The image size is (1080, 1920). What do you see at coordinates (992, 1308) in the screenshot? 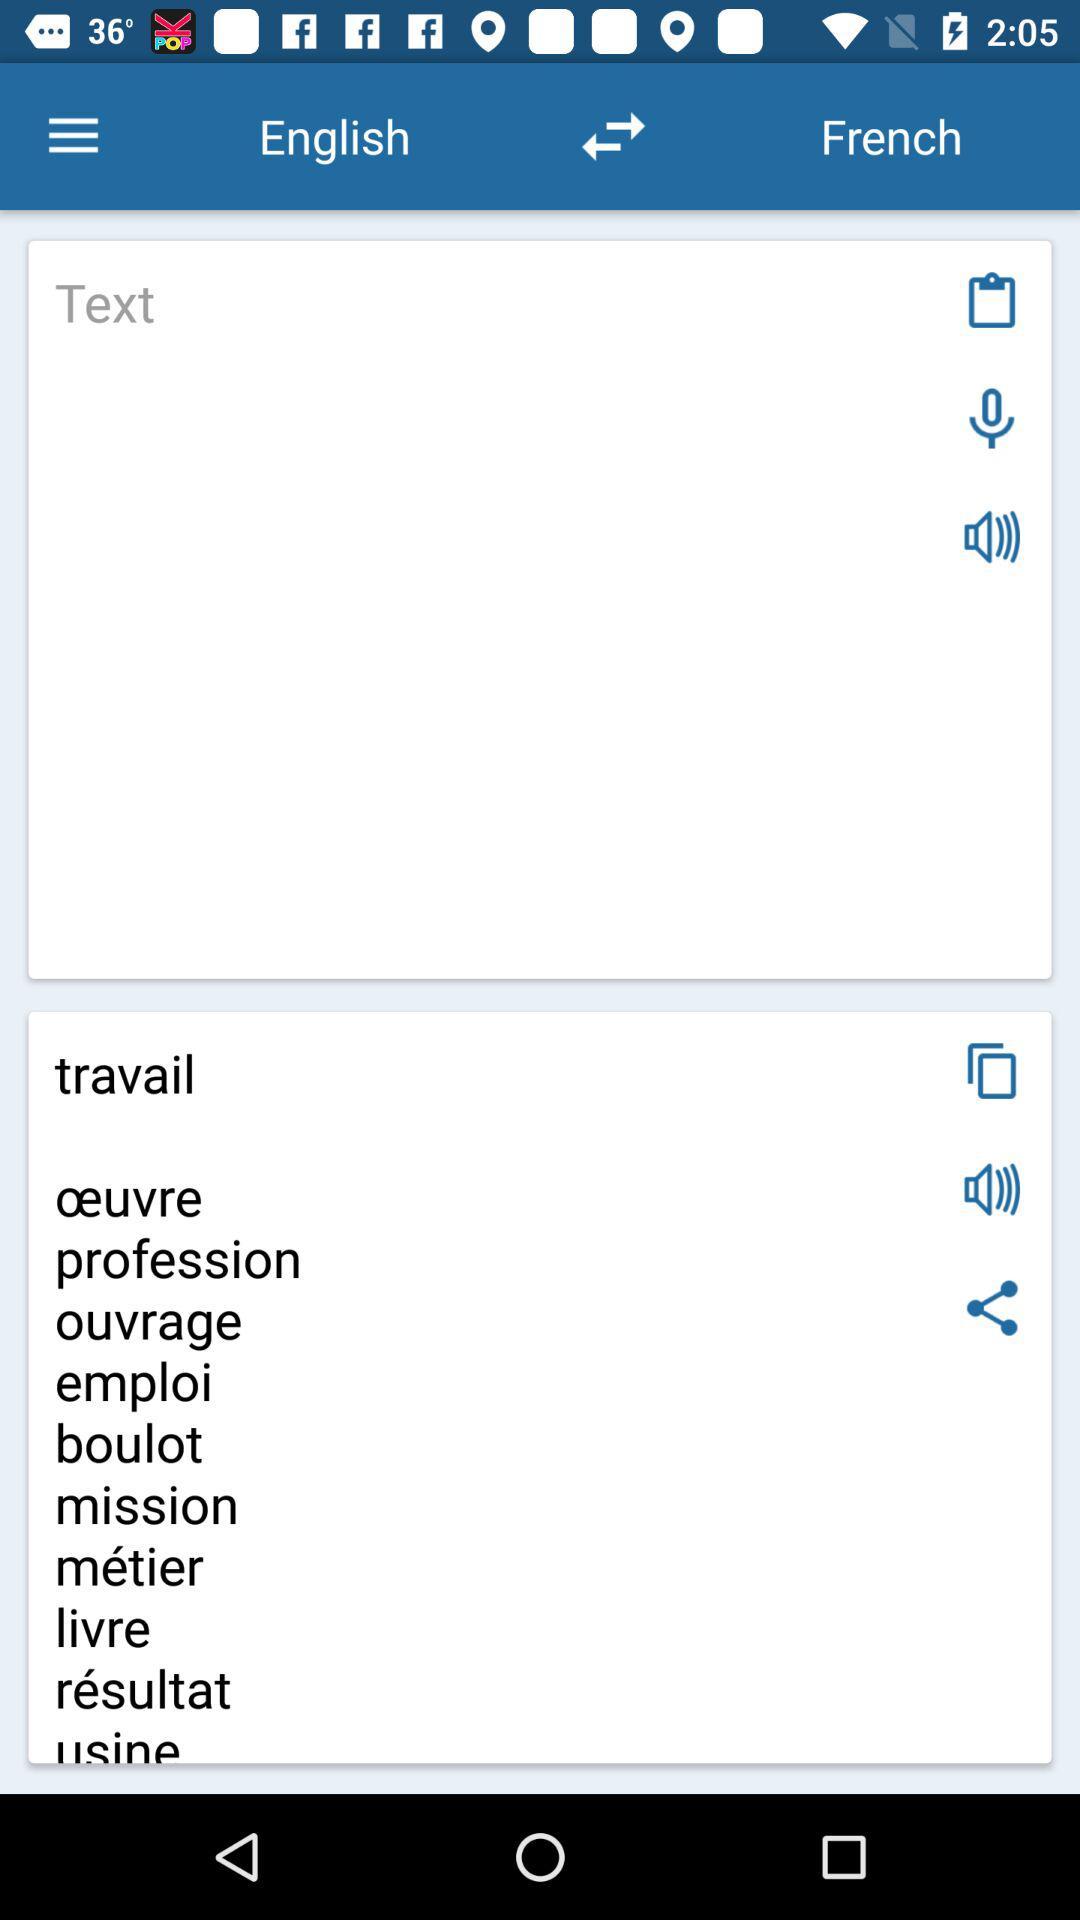
I see `the item at the bottom right corner` at bounding box center [992, 1308].